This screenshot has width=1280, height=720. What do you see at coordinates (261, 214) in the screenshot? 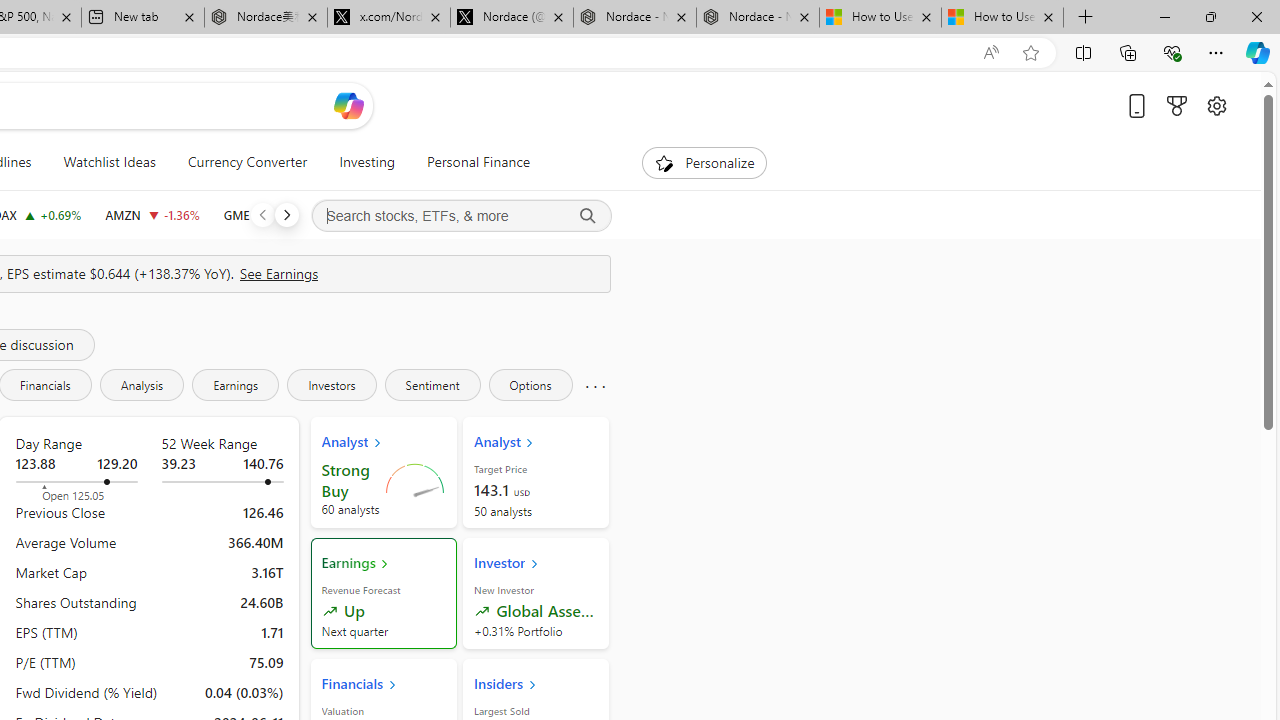
I see `'Previous'` at bounding box center [261, 214].